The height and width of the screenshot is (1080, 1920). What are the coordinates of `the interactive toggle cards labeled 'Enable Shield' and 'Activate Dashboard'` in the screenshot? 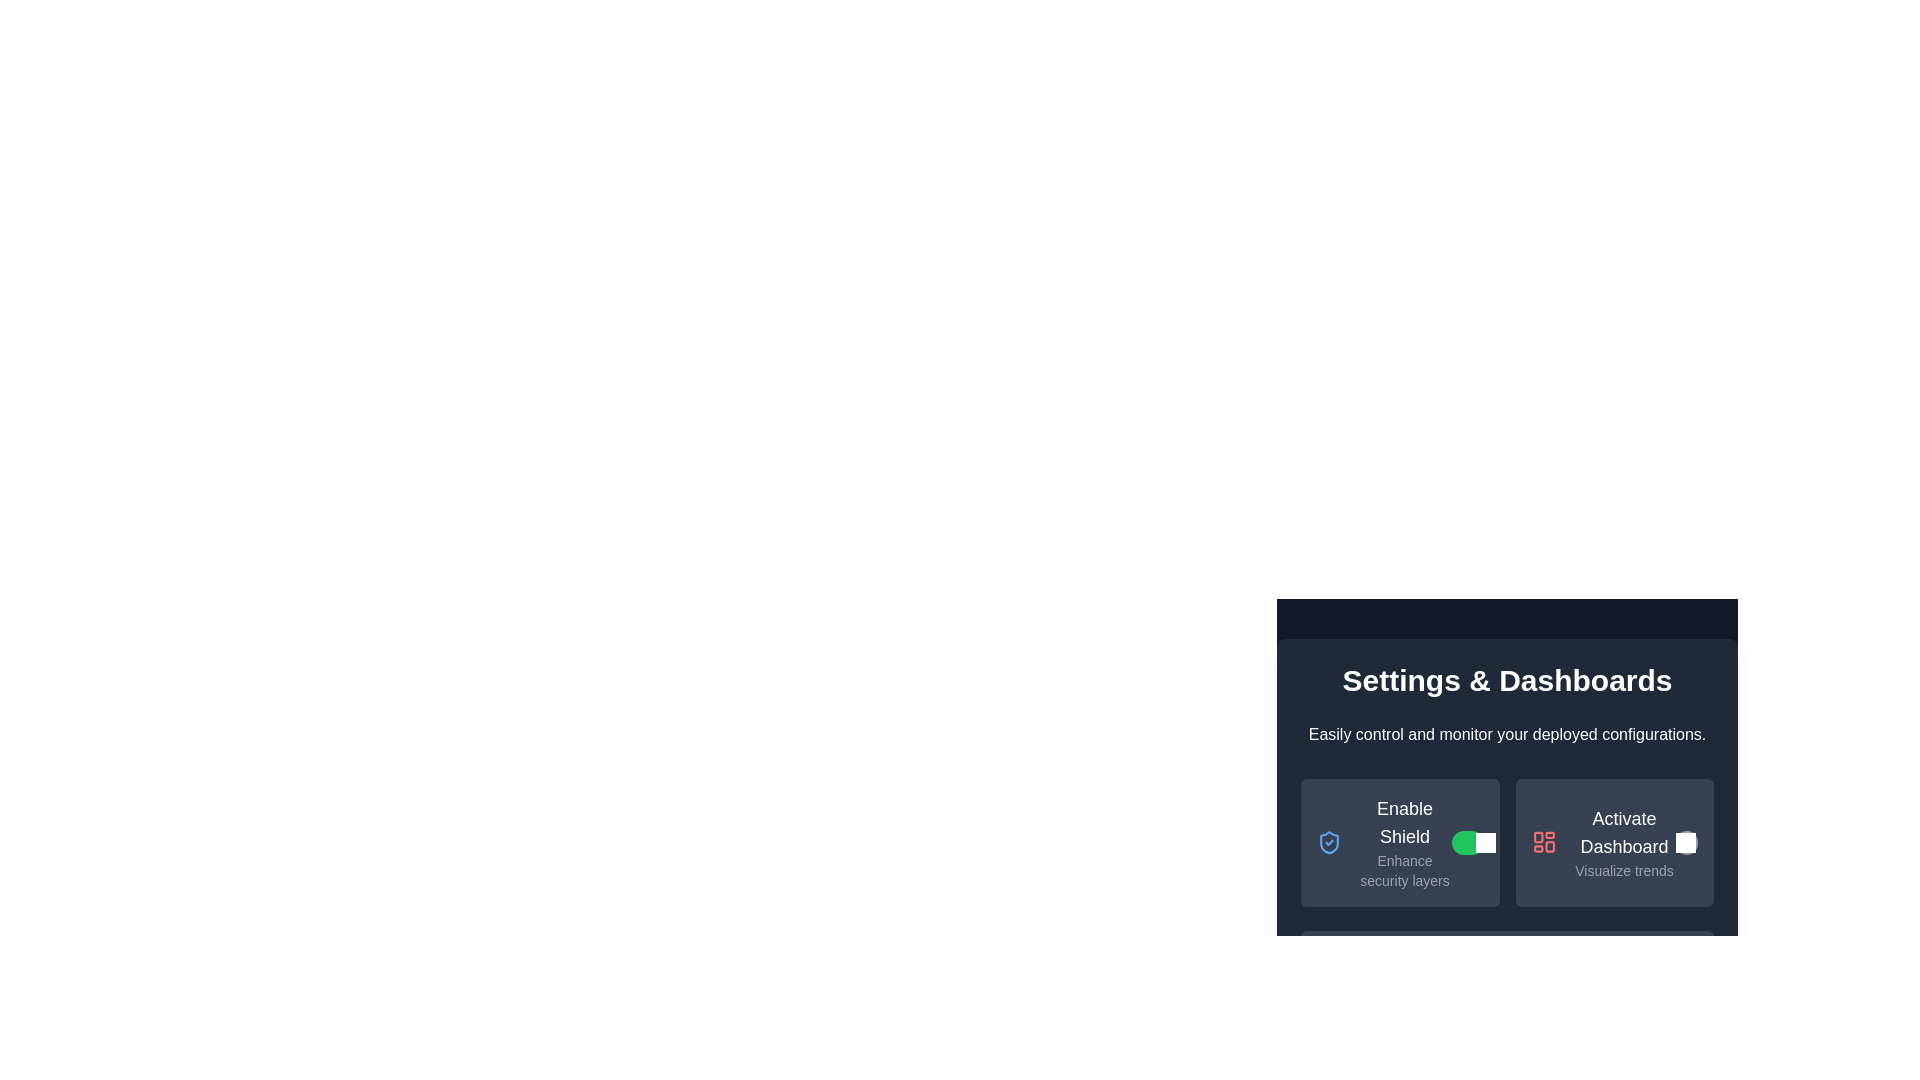 It's located at (1507, 843).